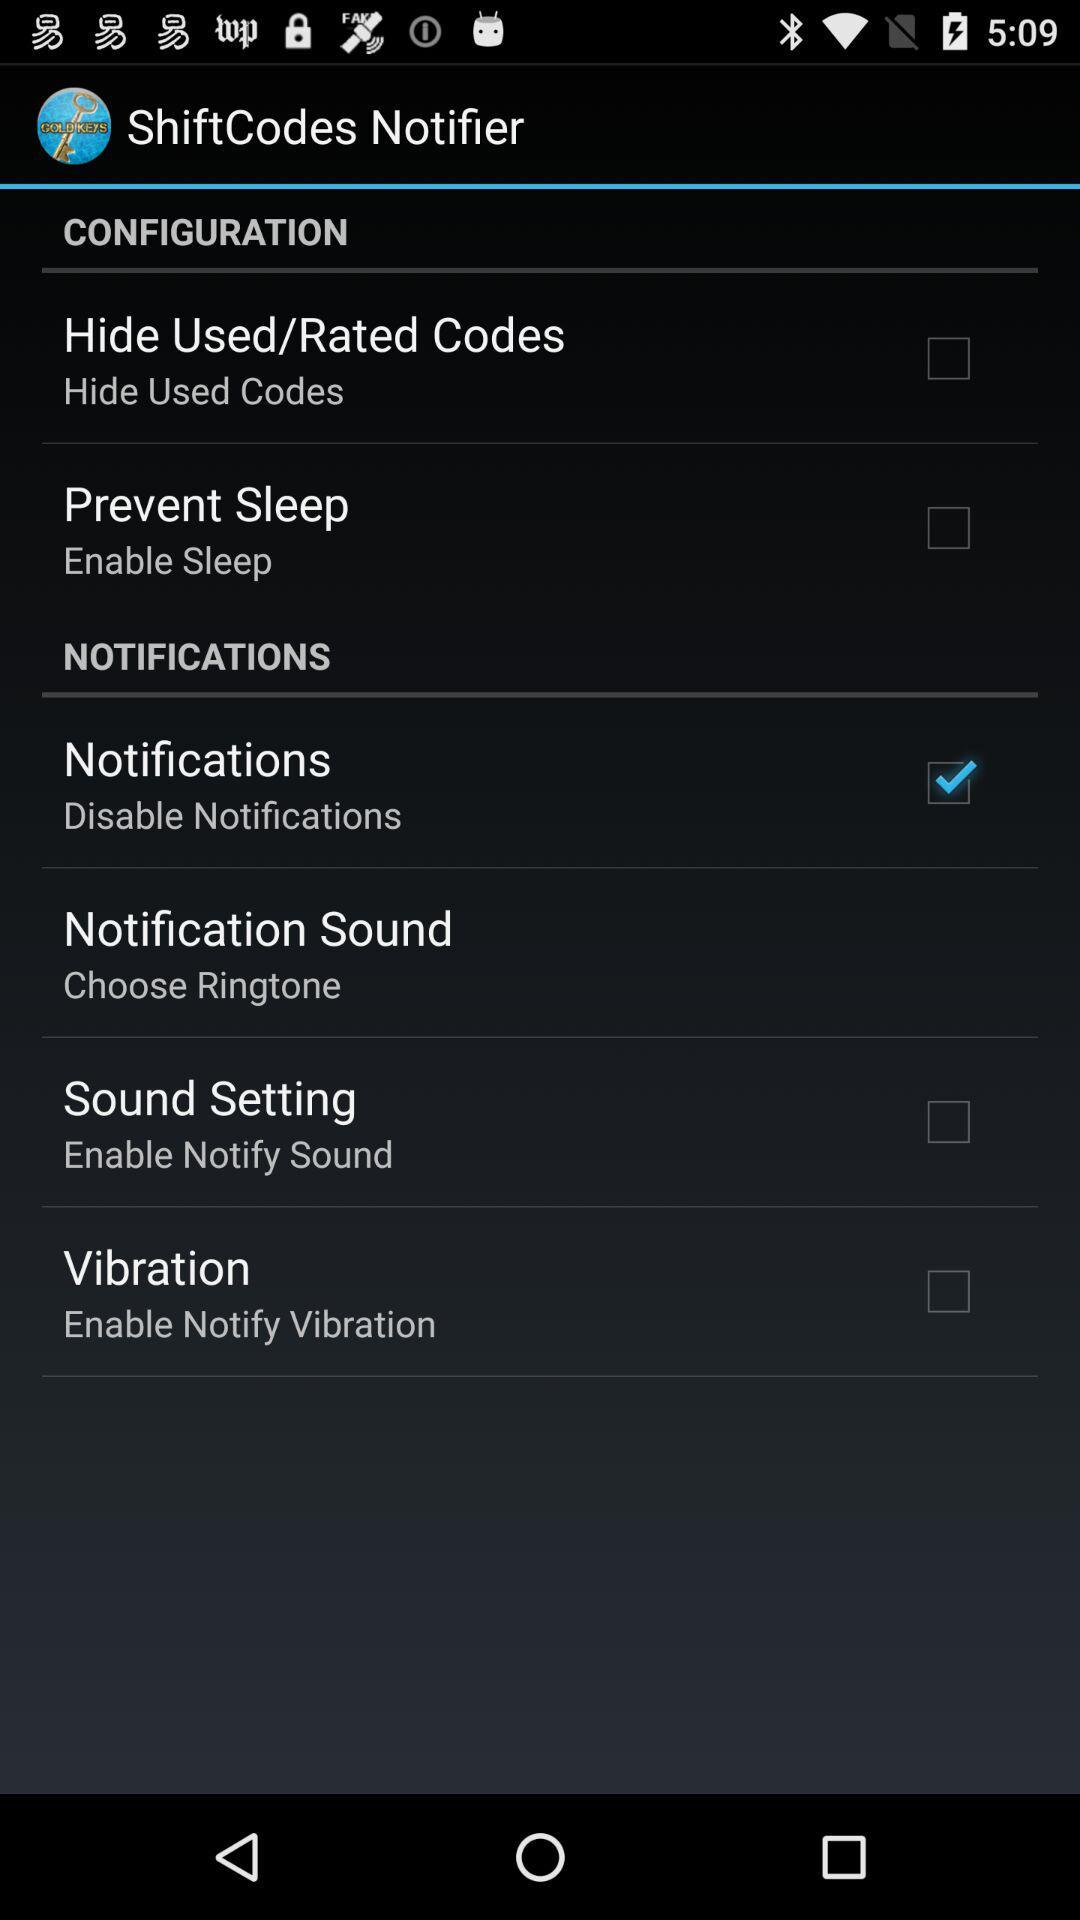 Image resolution: width=1080 pixels, height=1920 pixels. I want to click on enable sleep app, so click(166, 559).